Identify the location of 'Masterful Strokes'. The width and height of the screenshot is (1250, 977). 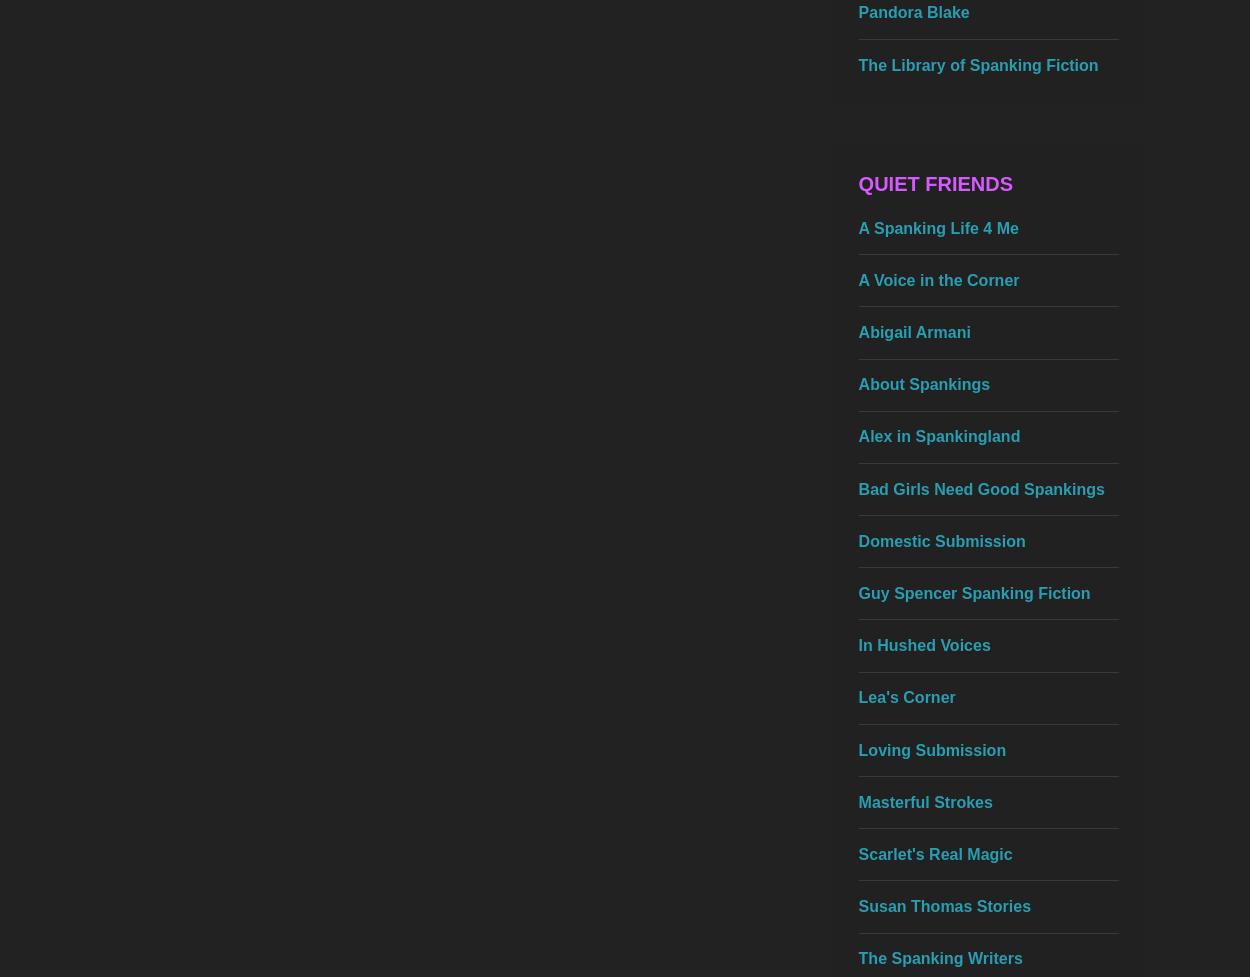
(857, 801).